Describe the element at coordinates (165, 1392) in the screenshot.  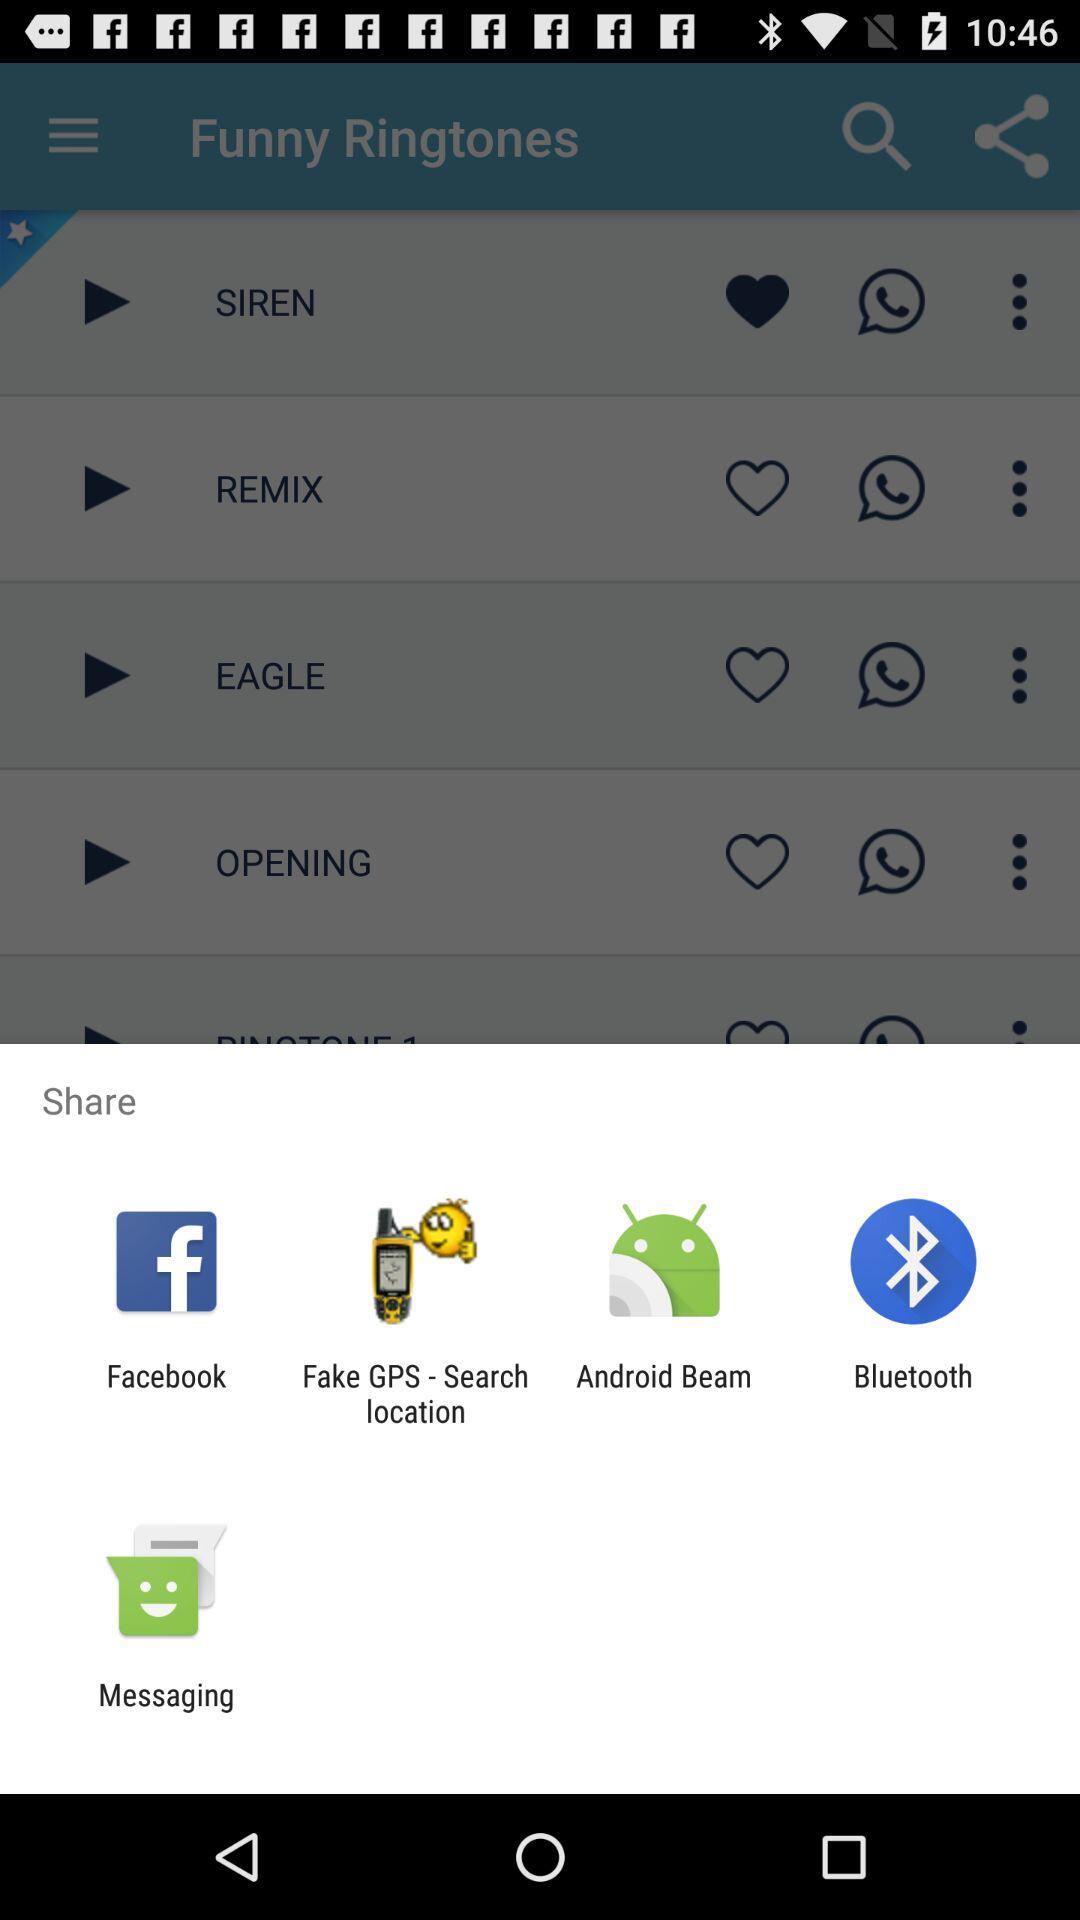
I see `the facebook app` at that location.